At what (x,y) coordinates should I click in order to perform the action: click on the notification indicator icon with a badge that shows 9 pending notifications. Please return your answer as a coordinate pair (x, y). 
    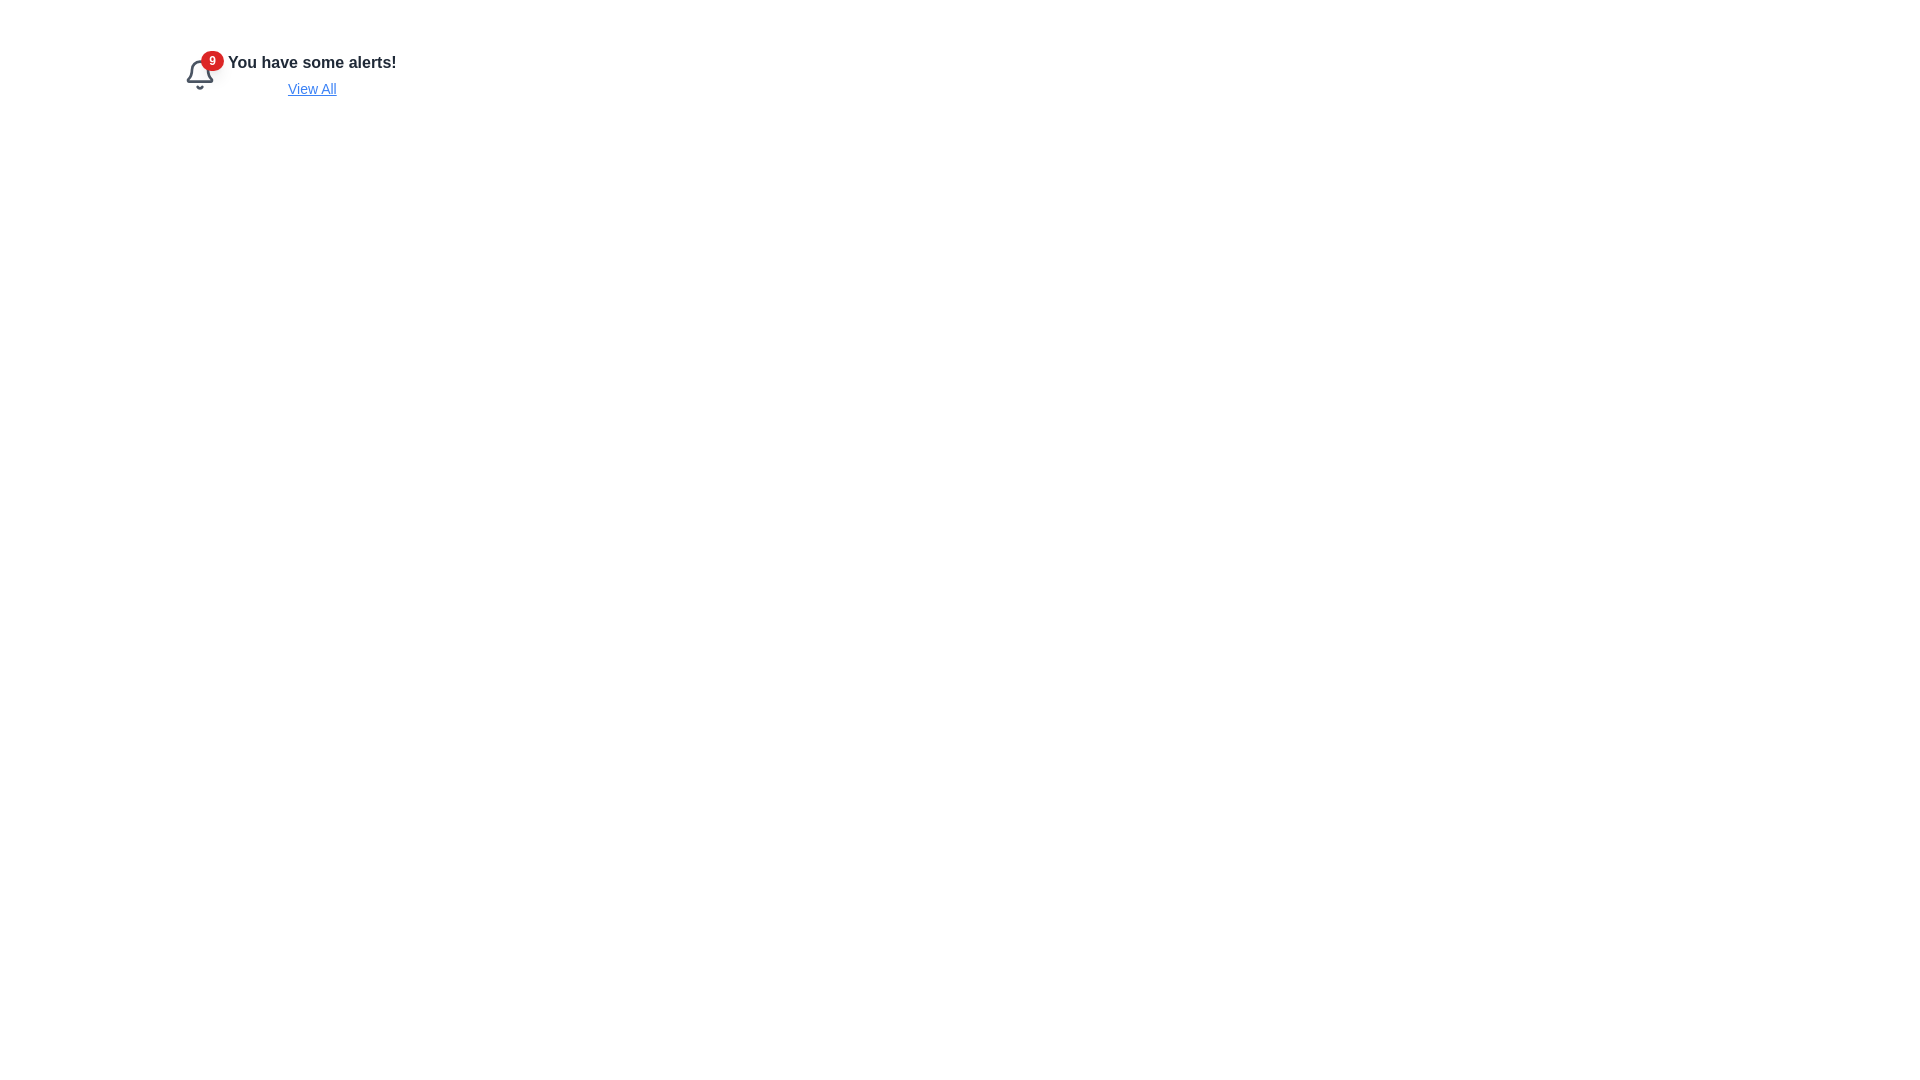
    Looking at the image, I should click on (200, 73).